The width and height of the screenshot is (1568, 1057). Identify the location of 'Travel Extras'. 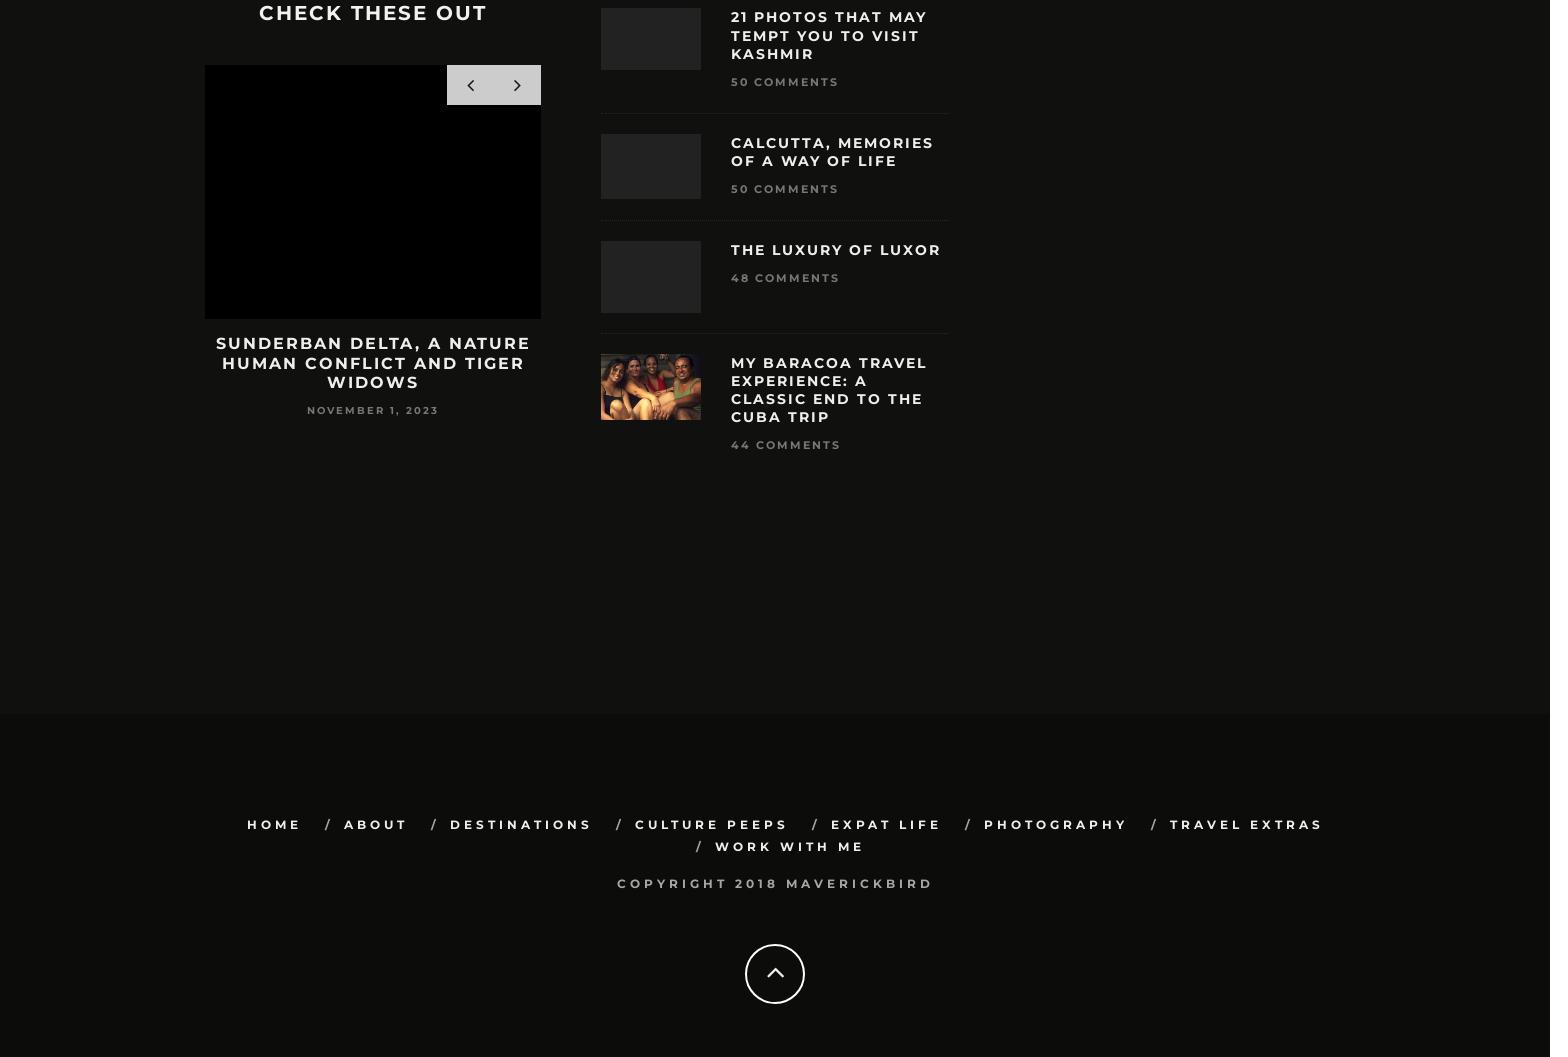
(1168, 824).